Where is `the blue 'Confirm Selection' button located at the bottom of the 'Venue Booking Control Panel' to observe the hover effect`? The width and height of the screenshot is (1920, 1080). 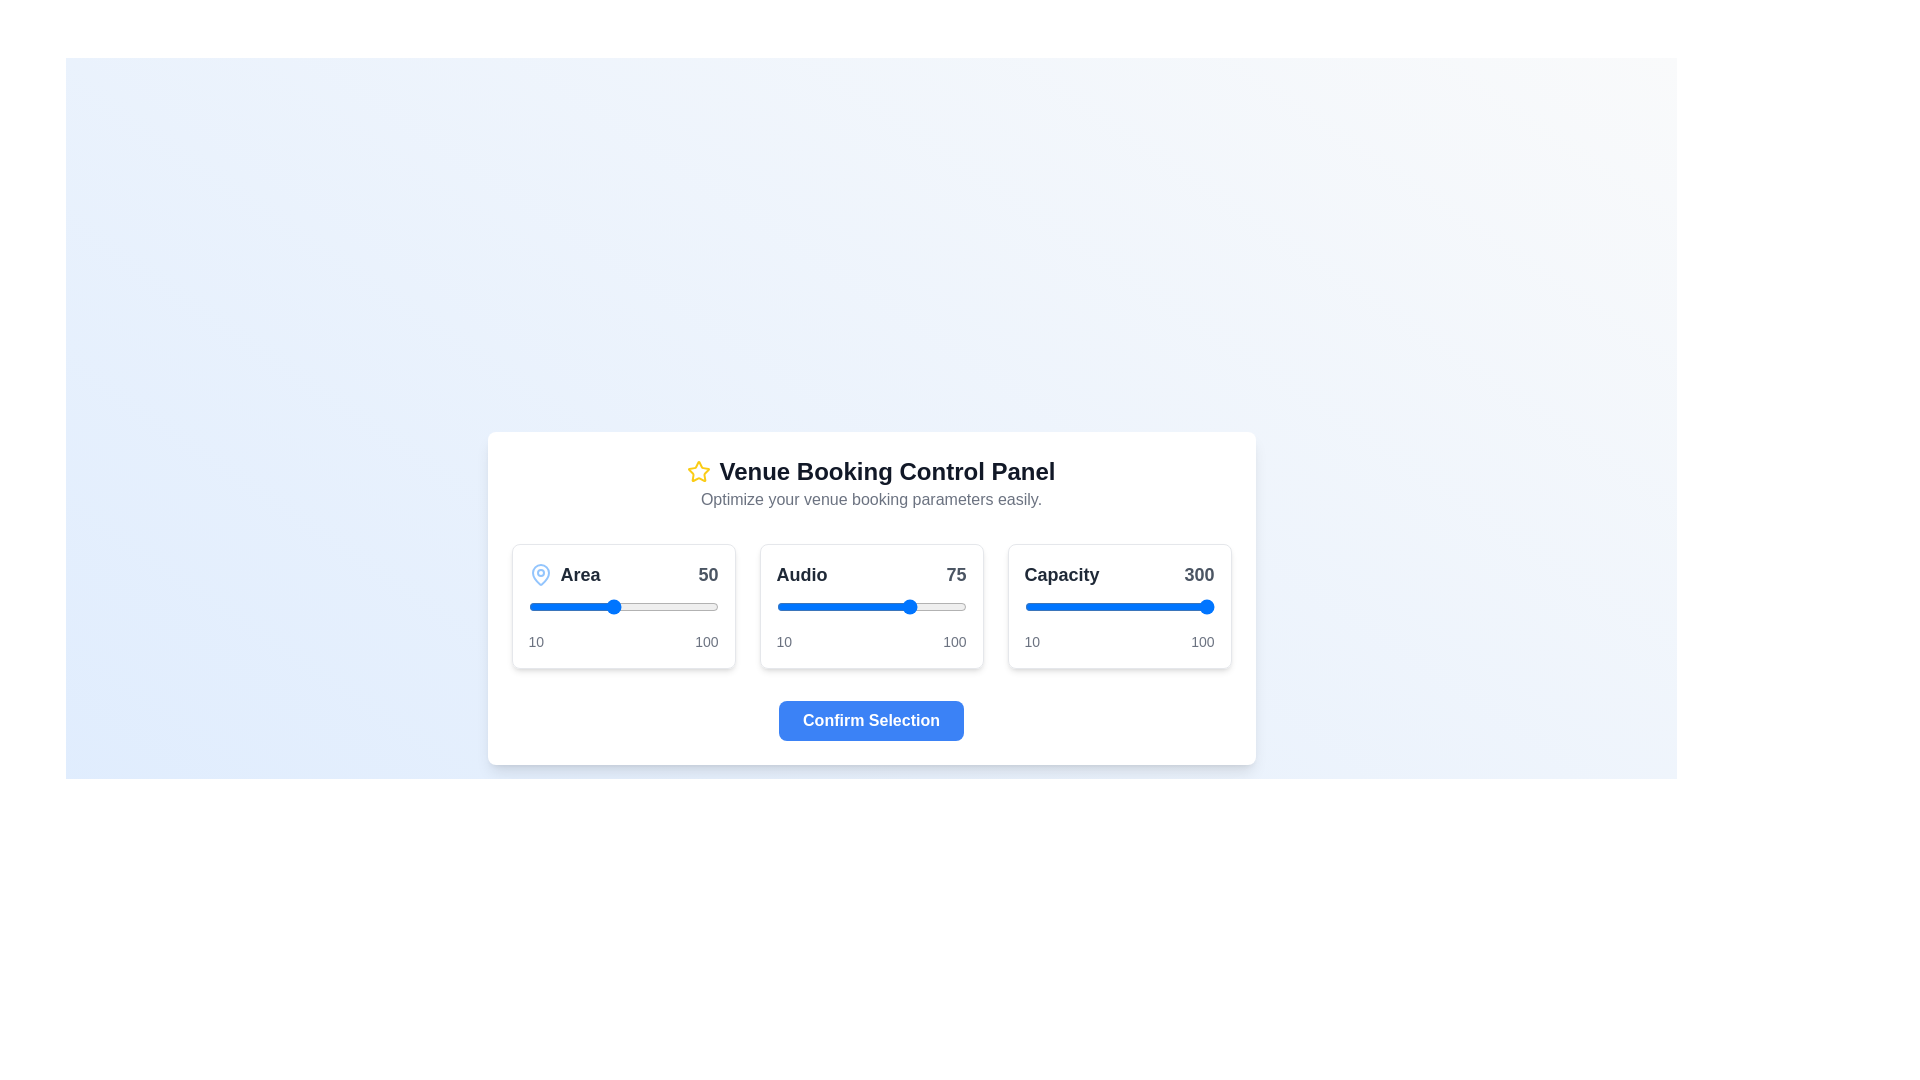 the blue 'Confirm Selection' button located at the bottom of the 'Venue Booking Control Panel' to observe the hover effect is located at coordinates (871, 720).